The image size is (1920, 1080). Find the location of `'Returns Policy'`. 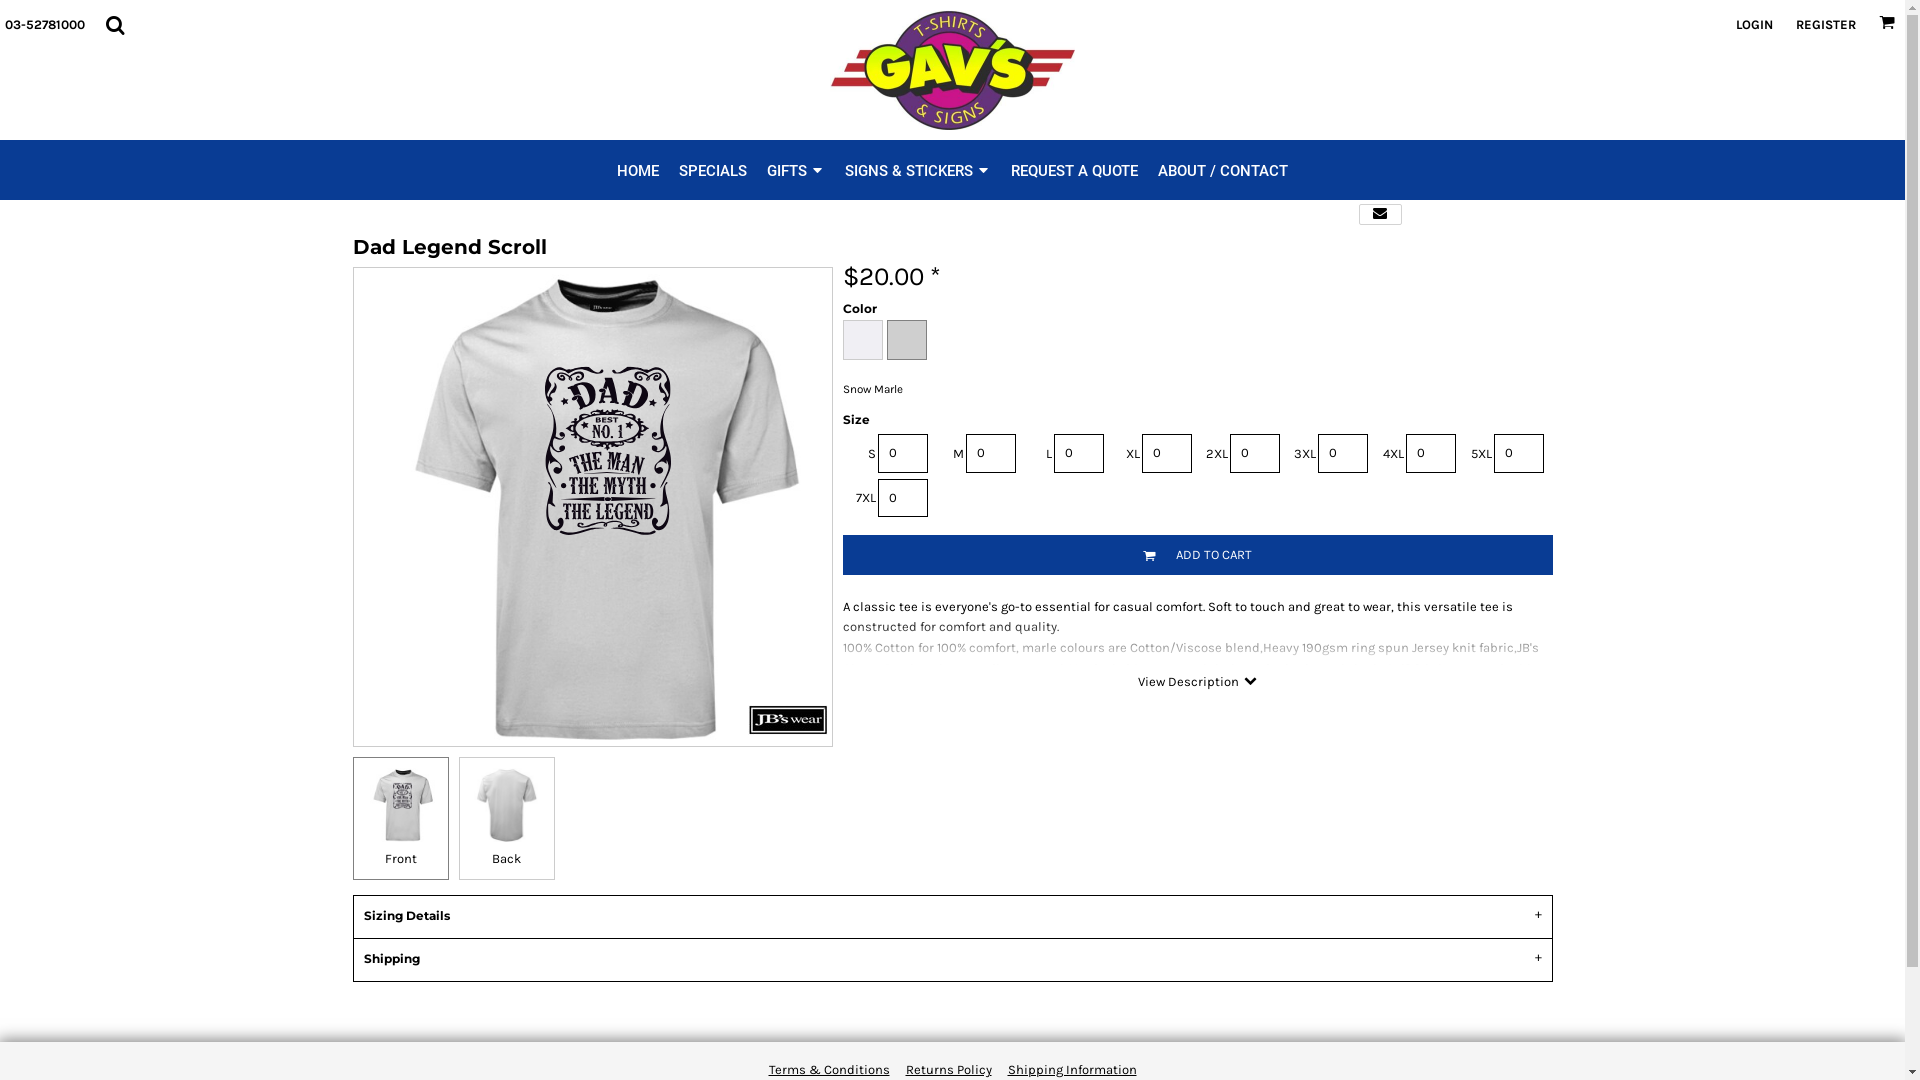

'Returns Policy' is located at coordinates (948, 1068).